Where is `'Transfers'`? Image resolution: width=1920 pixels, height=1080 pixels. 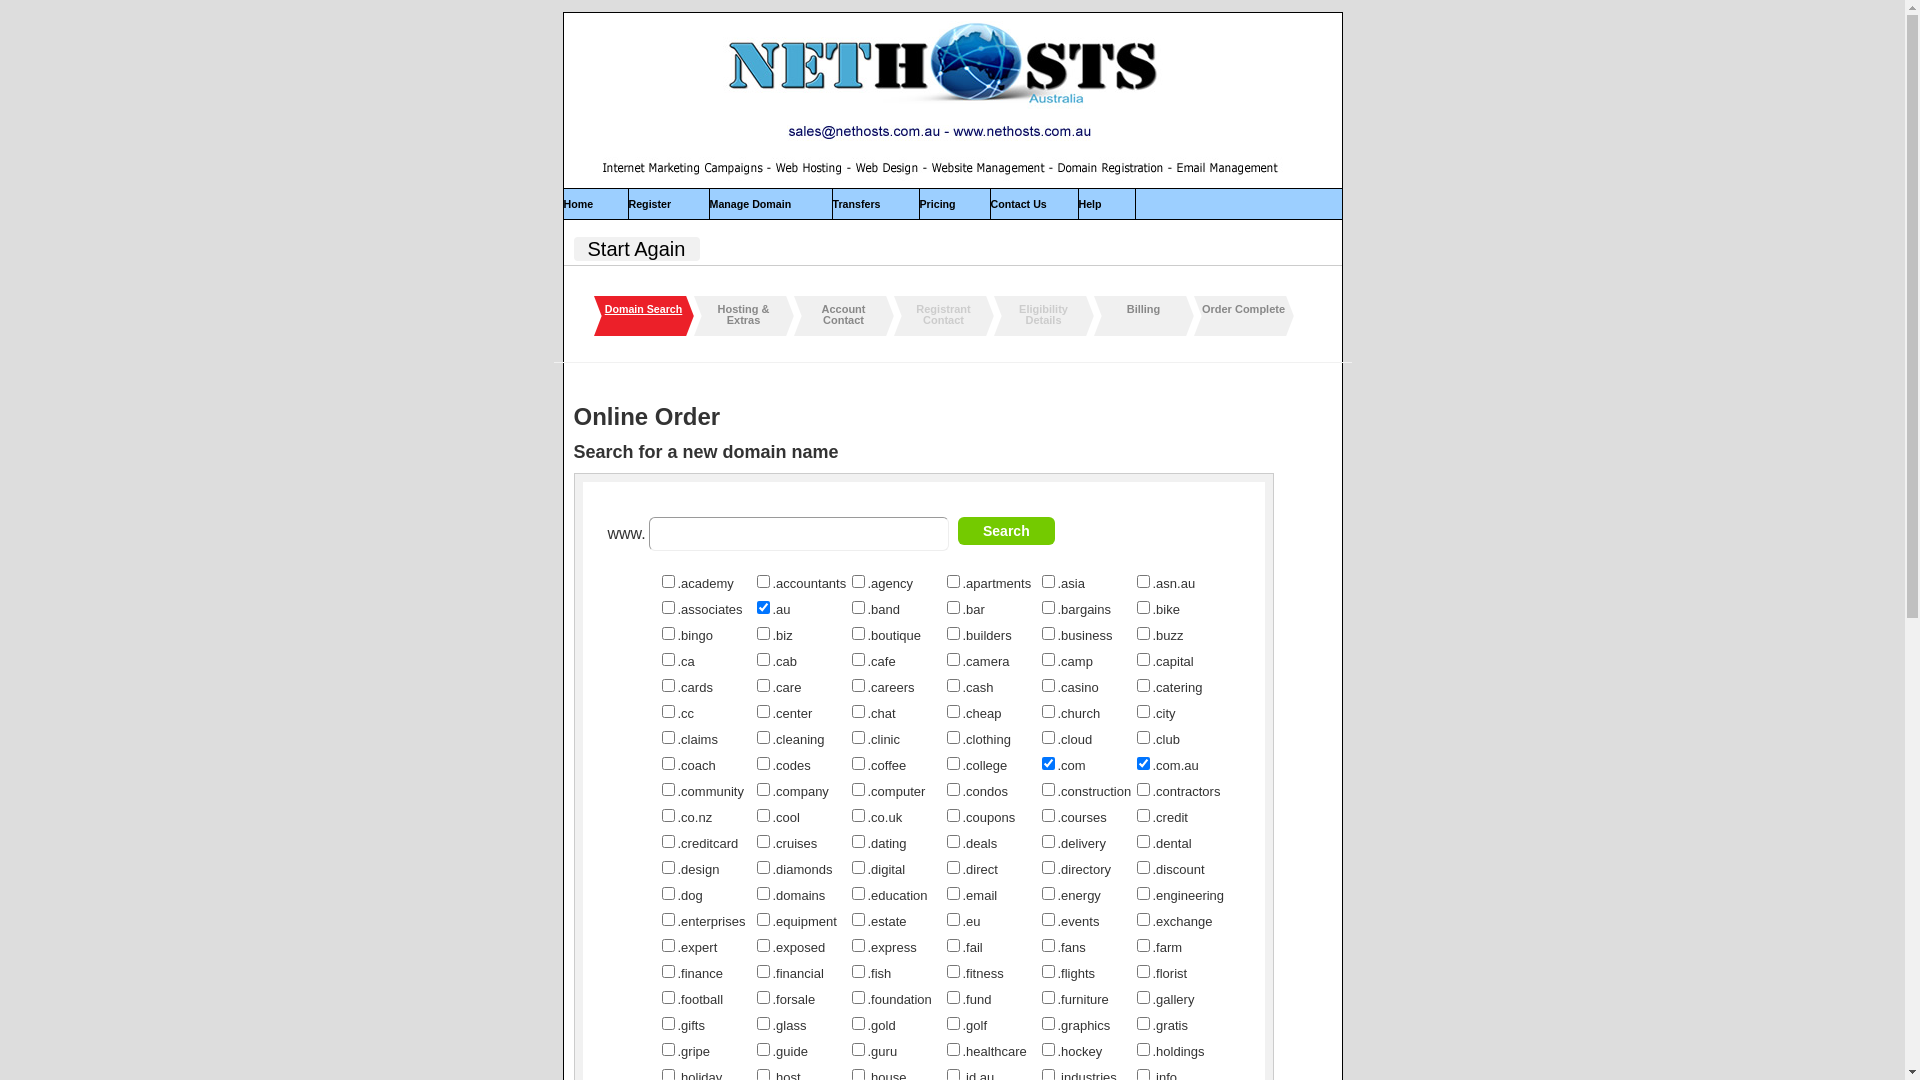
'Transfers' is located at coordinates (855, 204).